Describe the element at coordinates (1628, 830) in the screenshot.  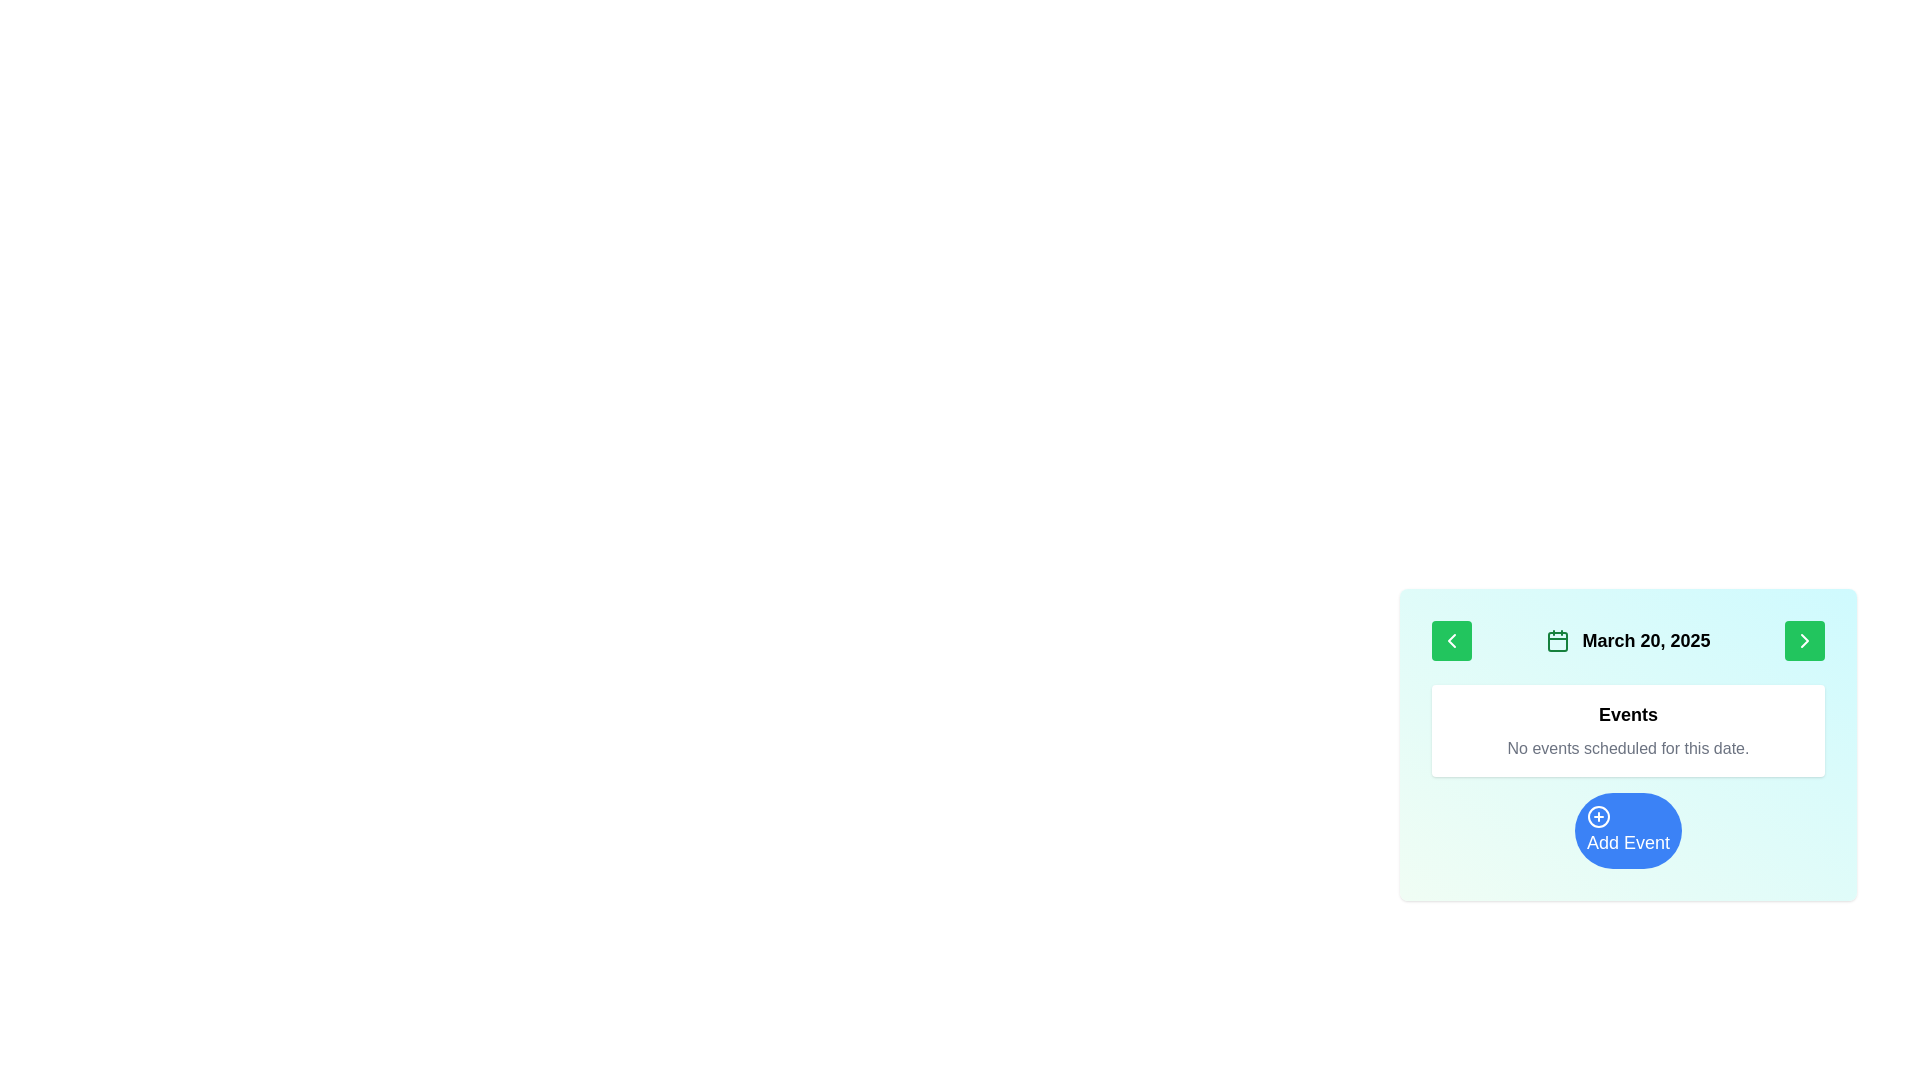
I see `the 'Add Event' button located at the bottom-right corner of the centered card interface` at that location.